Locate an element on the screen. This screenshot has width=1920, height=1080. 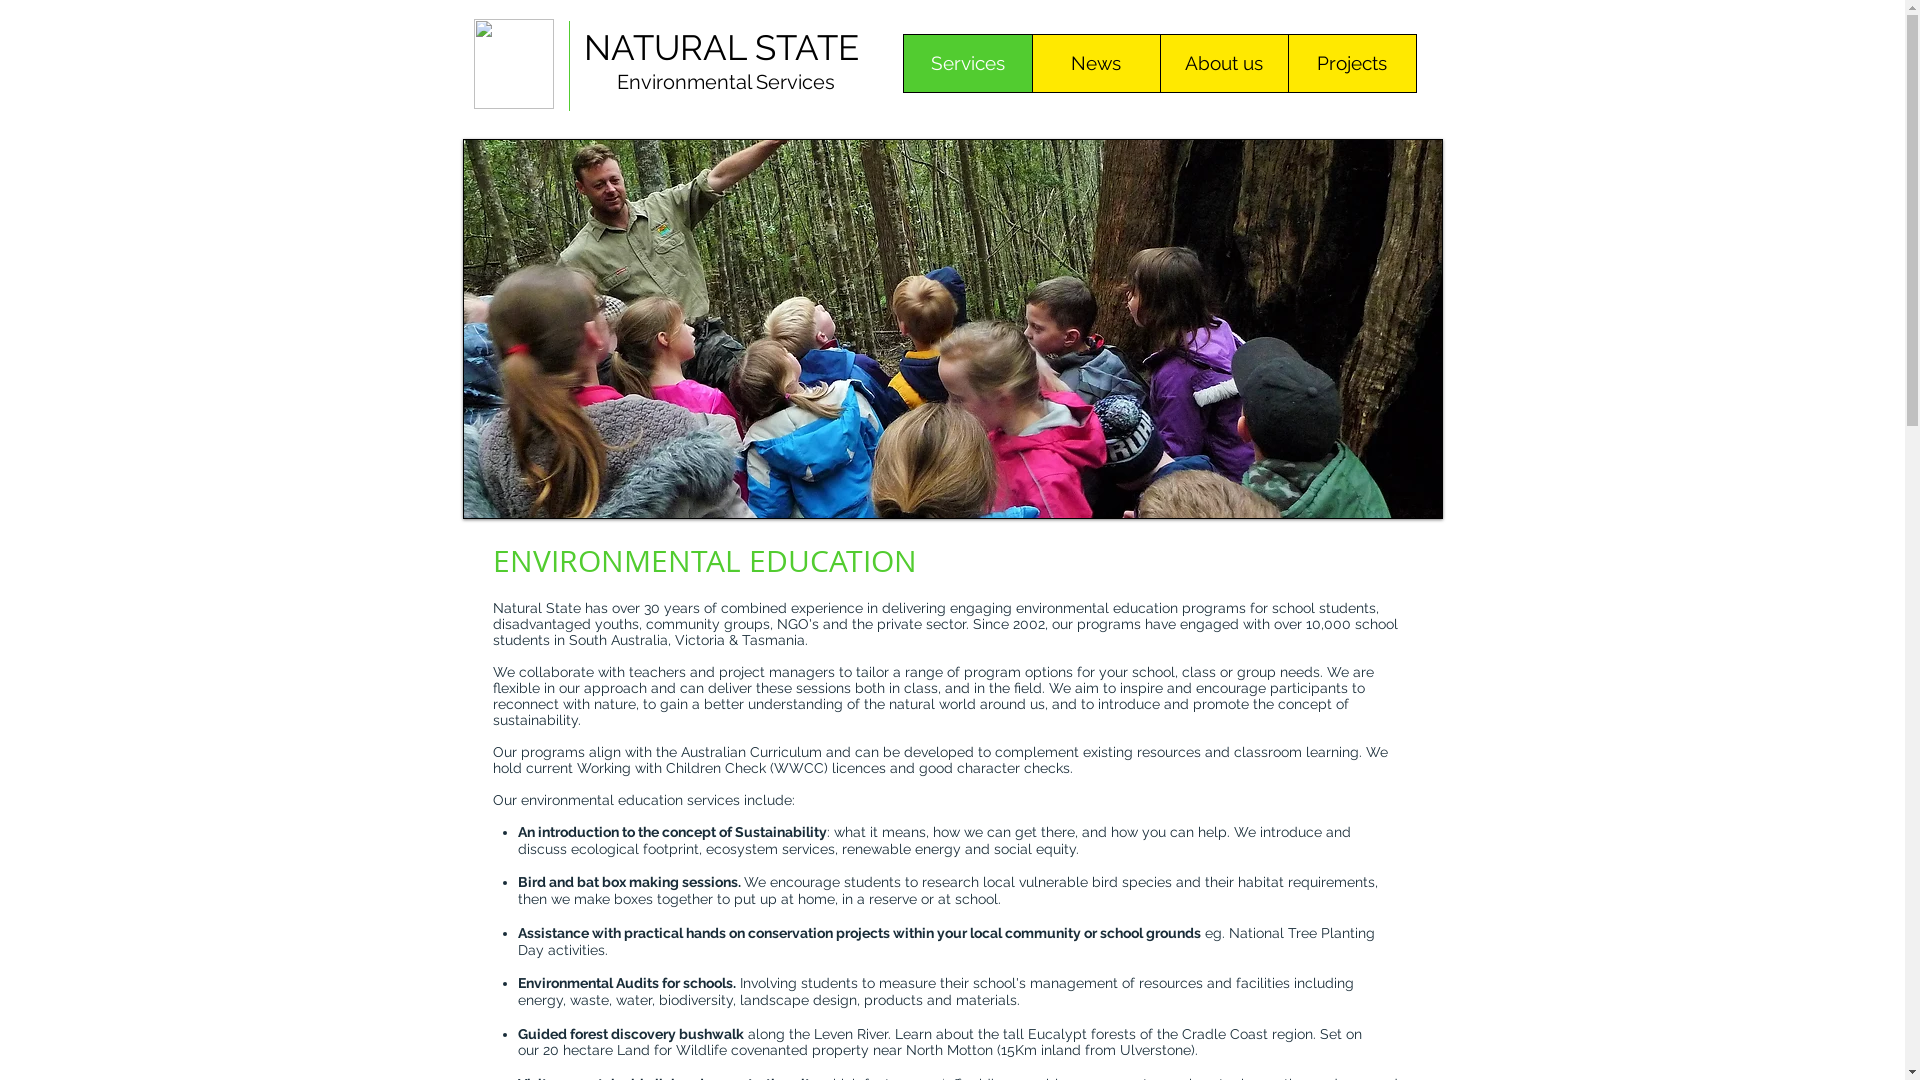
'About us' is located at coordinates (1160, 62).